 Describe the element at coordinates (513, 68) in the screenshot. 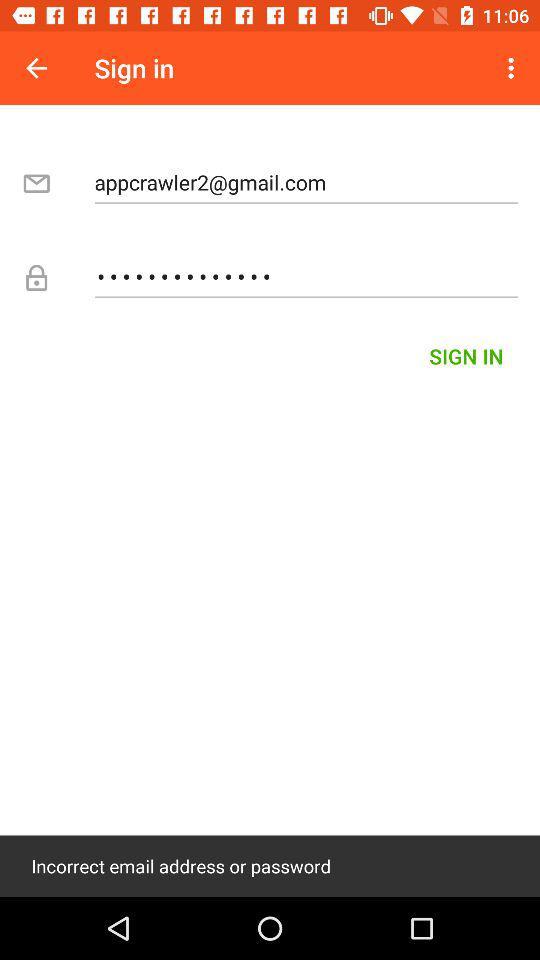

I see `the item to the right of sign in icon` at that location.